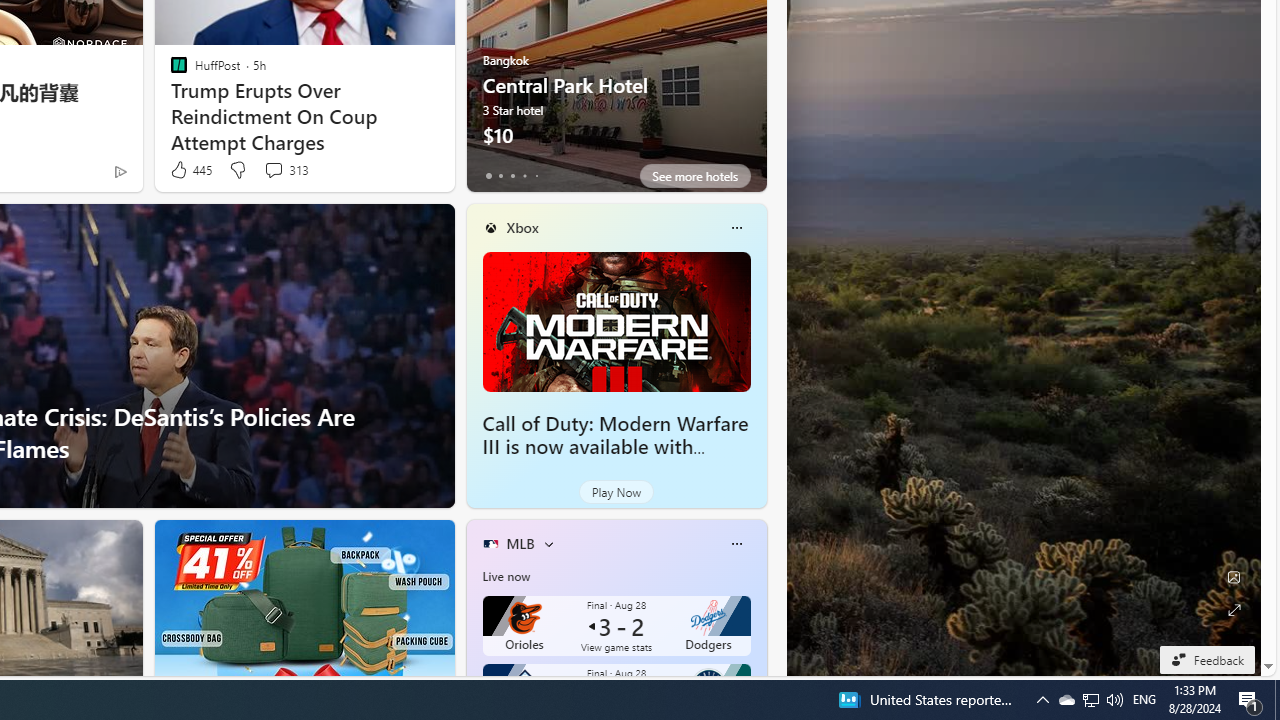 Image resolution: width=1280 pixels, height=720 pixels. Describe the element at coordinates (615, 492) in the screenshot. I see `'Play Now'` at that location.